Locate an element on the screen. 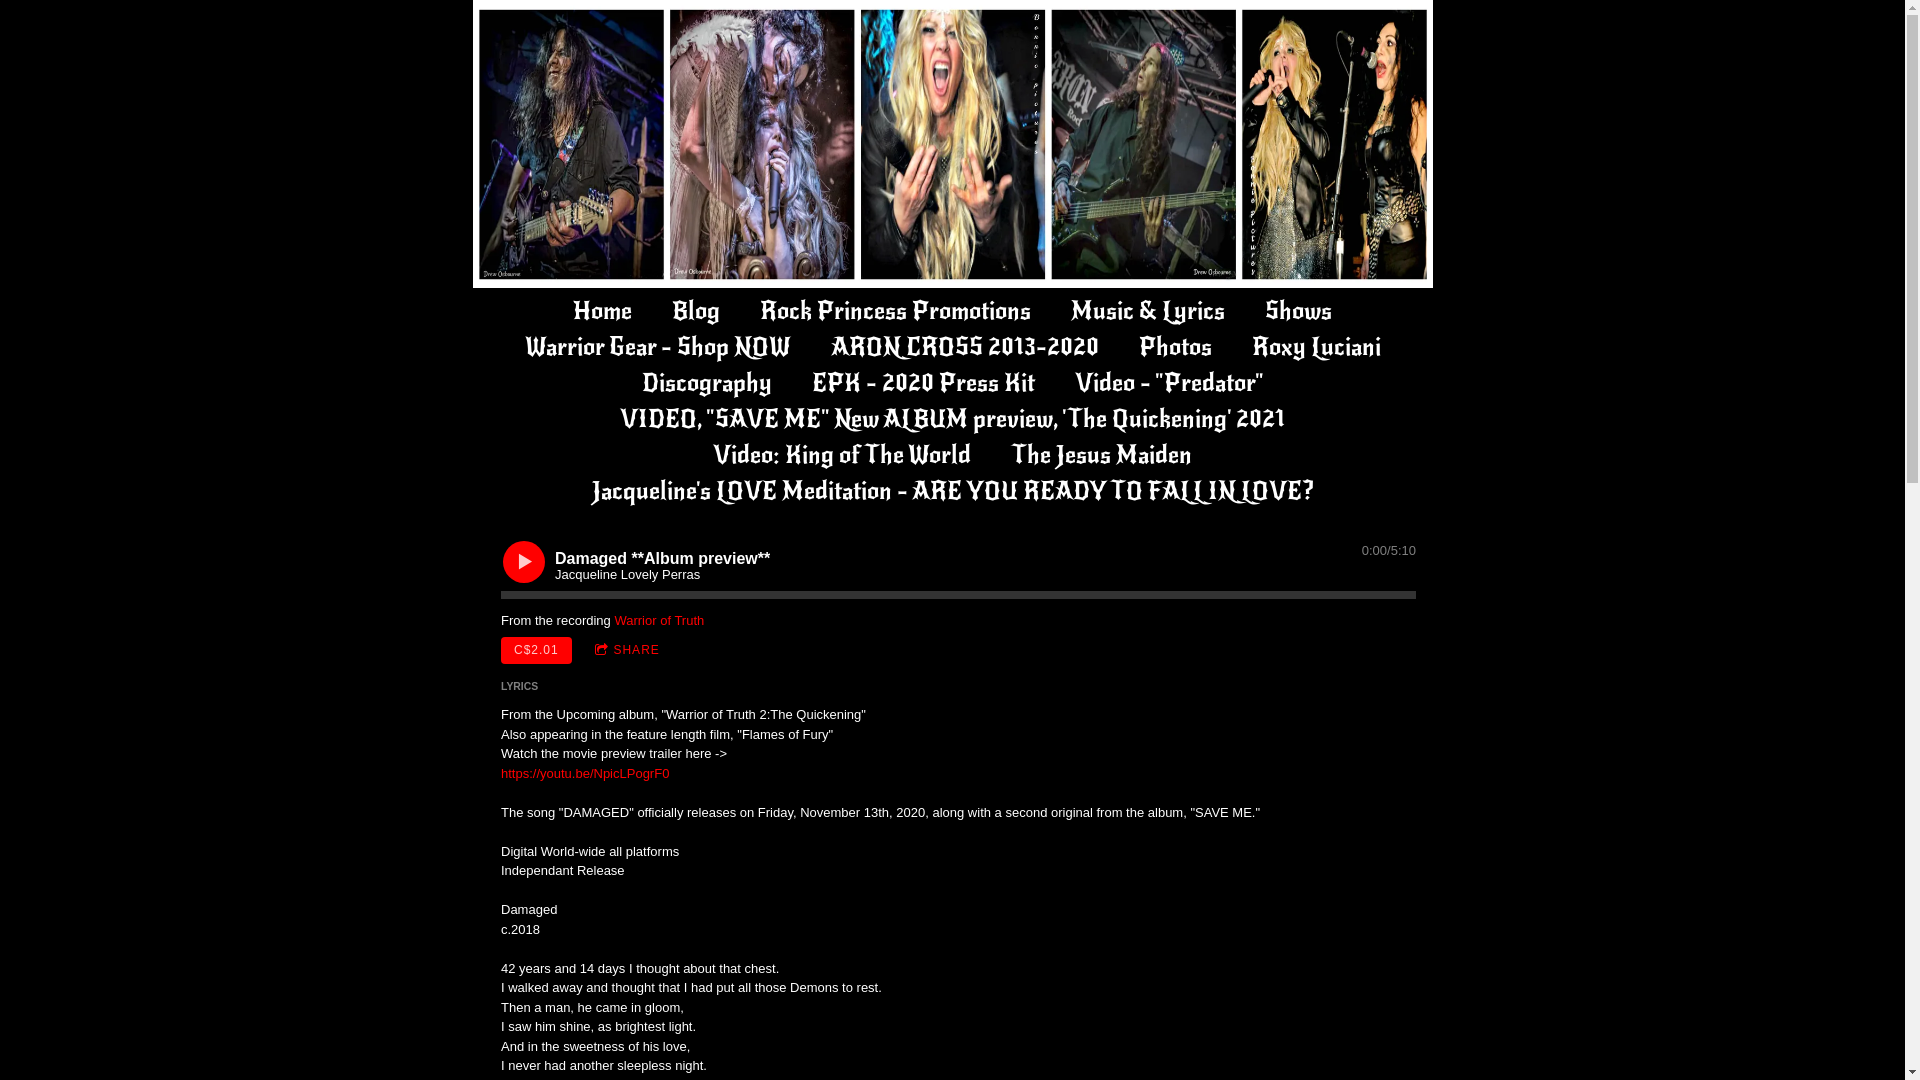 The image size is (1920, 1080). 'SHARE' is located at coordinates (626, 650).